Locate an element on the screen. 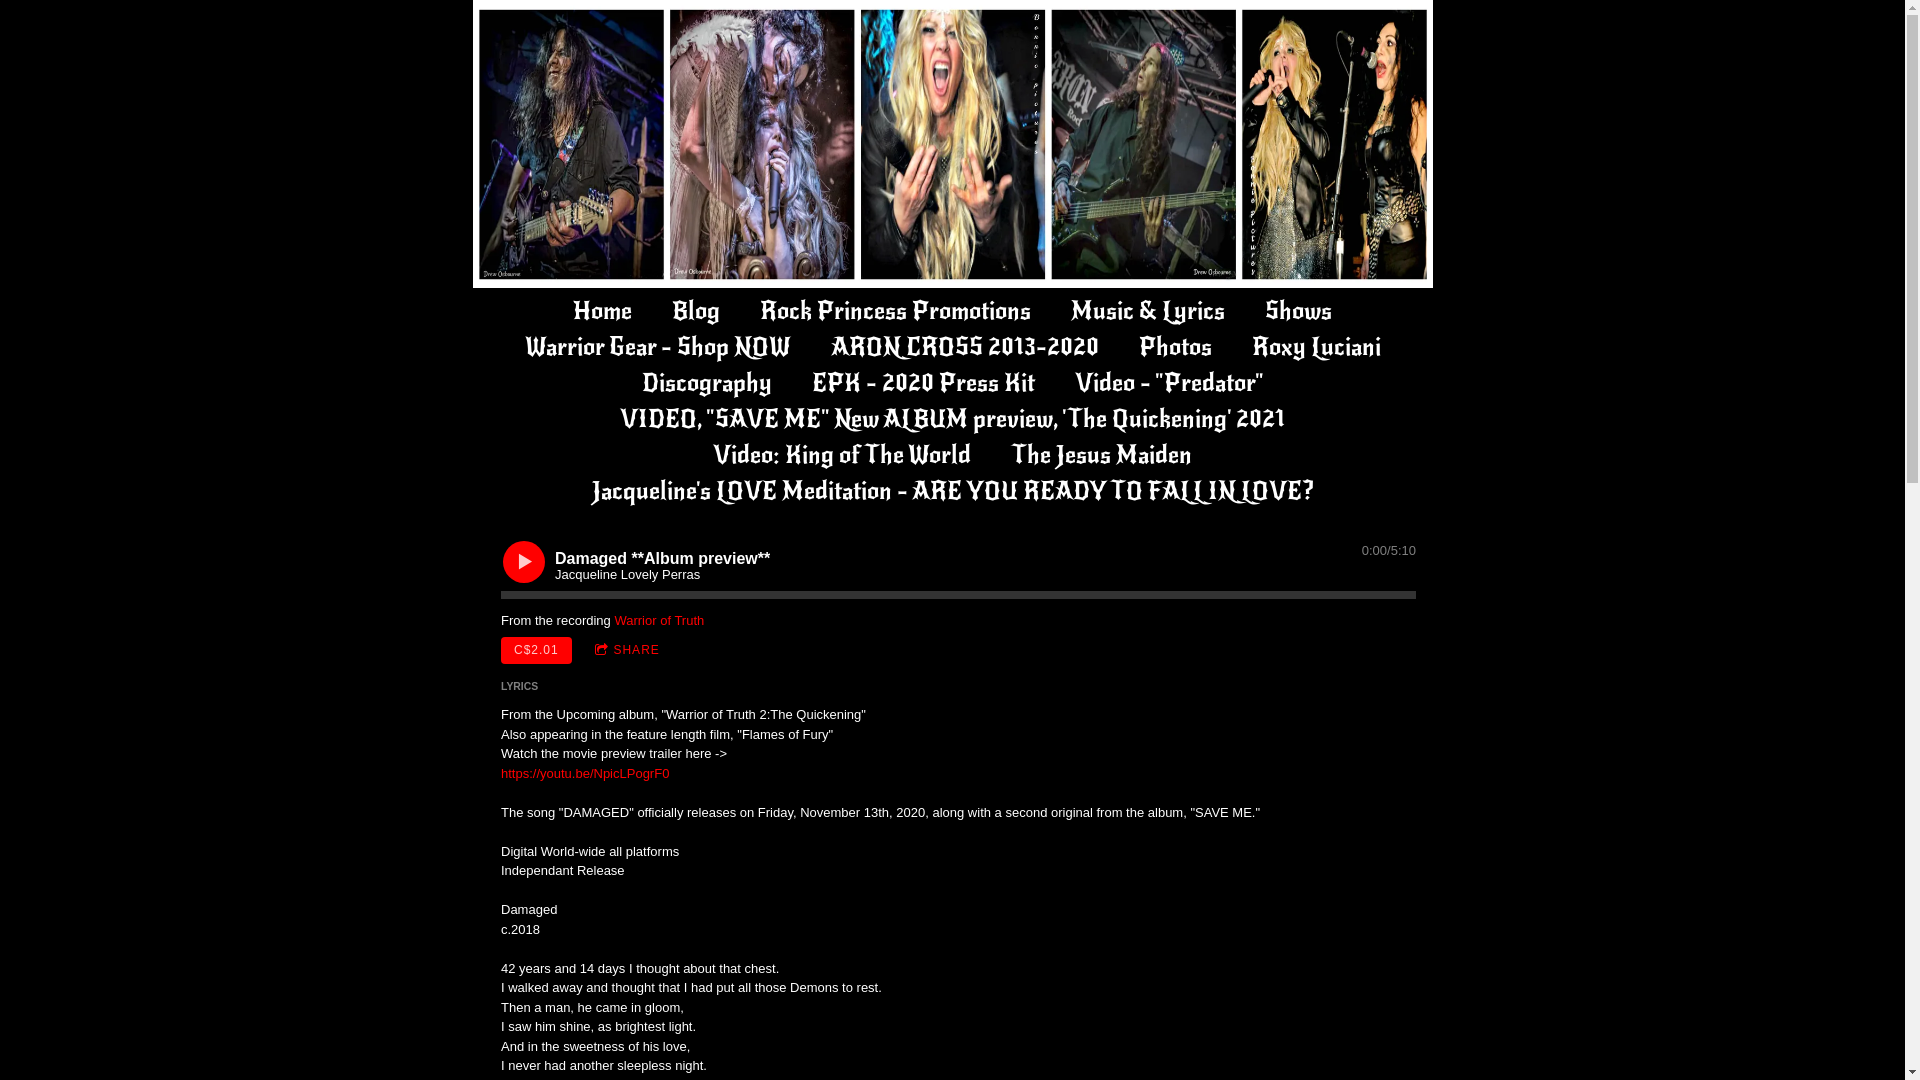 The image size is (1920, 1080). 'SHARE' is located at coordinates (626, 650).